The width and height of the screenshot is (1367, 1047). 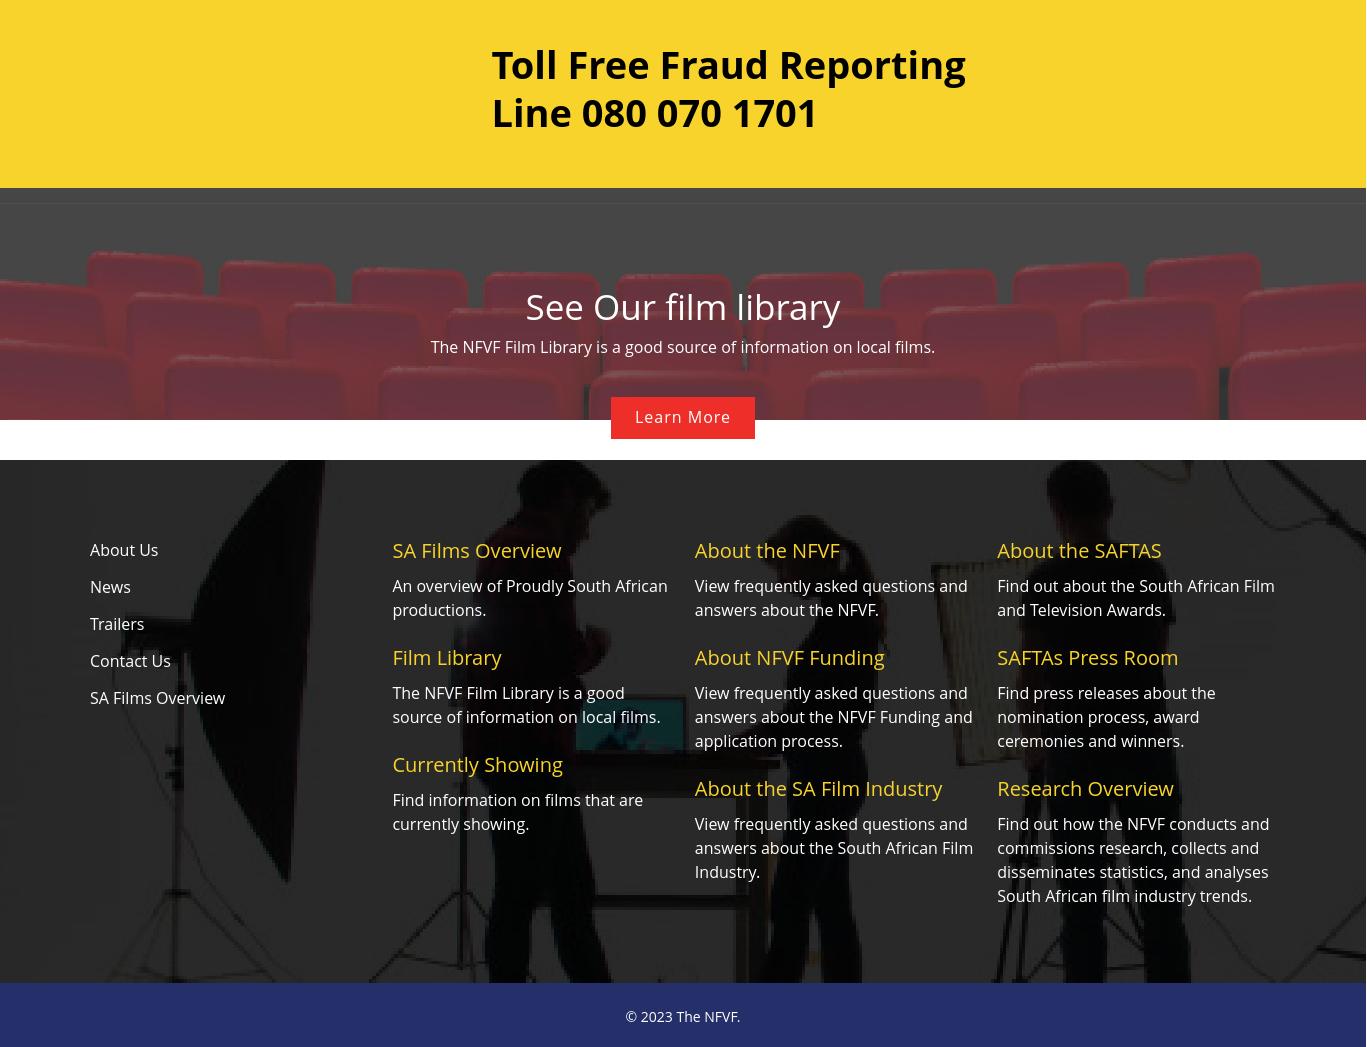 I want to click on 'About the SAFTAS', so click(x=1077, y=550).